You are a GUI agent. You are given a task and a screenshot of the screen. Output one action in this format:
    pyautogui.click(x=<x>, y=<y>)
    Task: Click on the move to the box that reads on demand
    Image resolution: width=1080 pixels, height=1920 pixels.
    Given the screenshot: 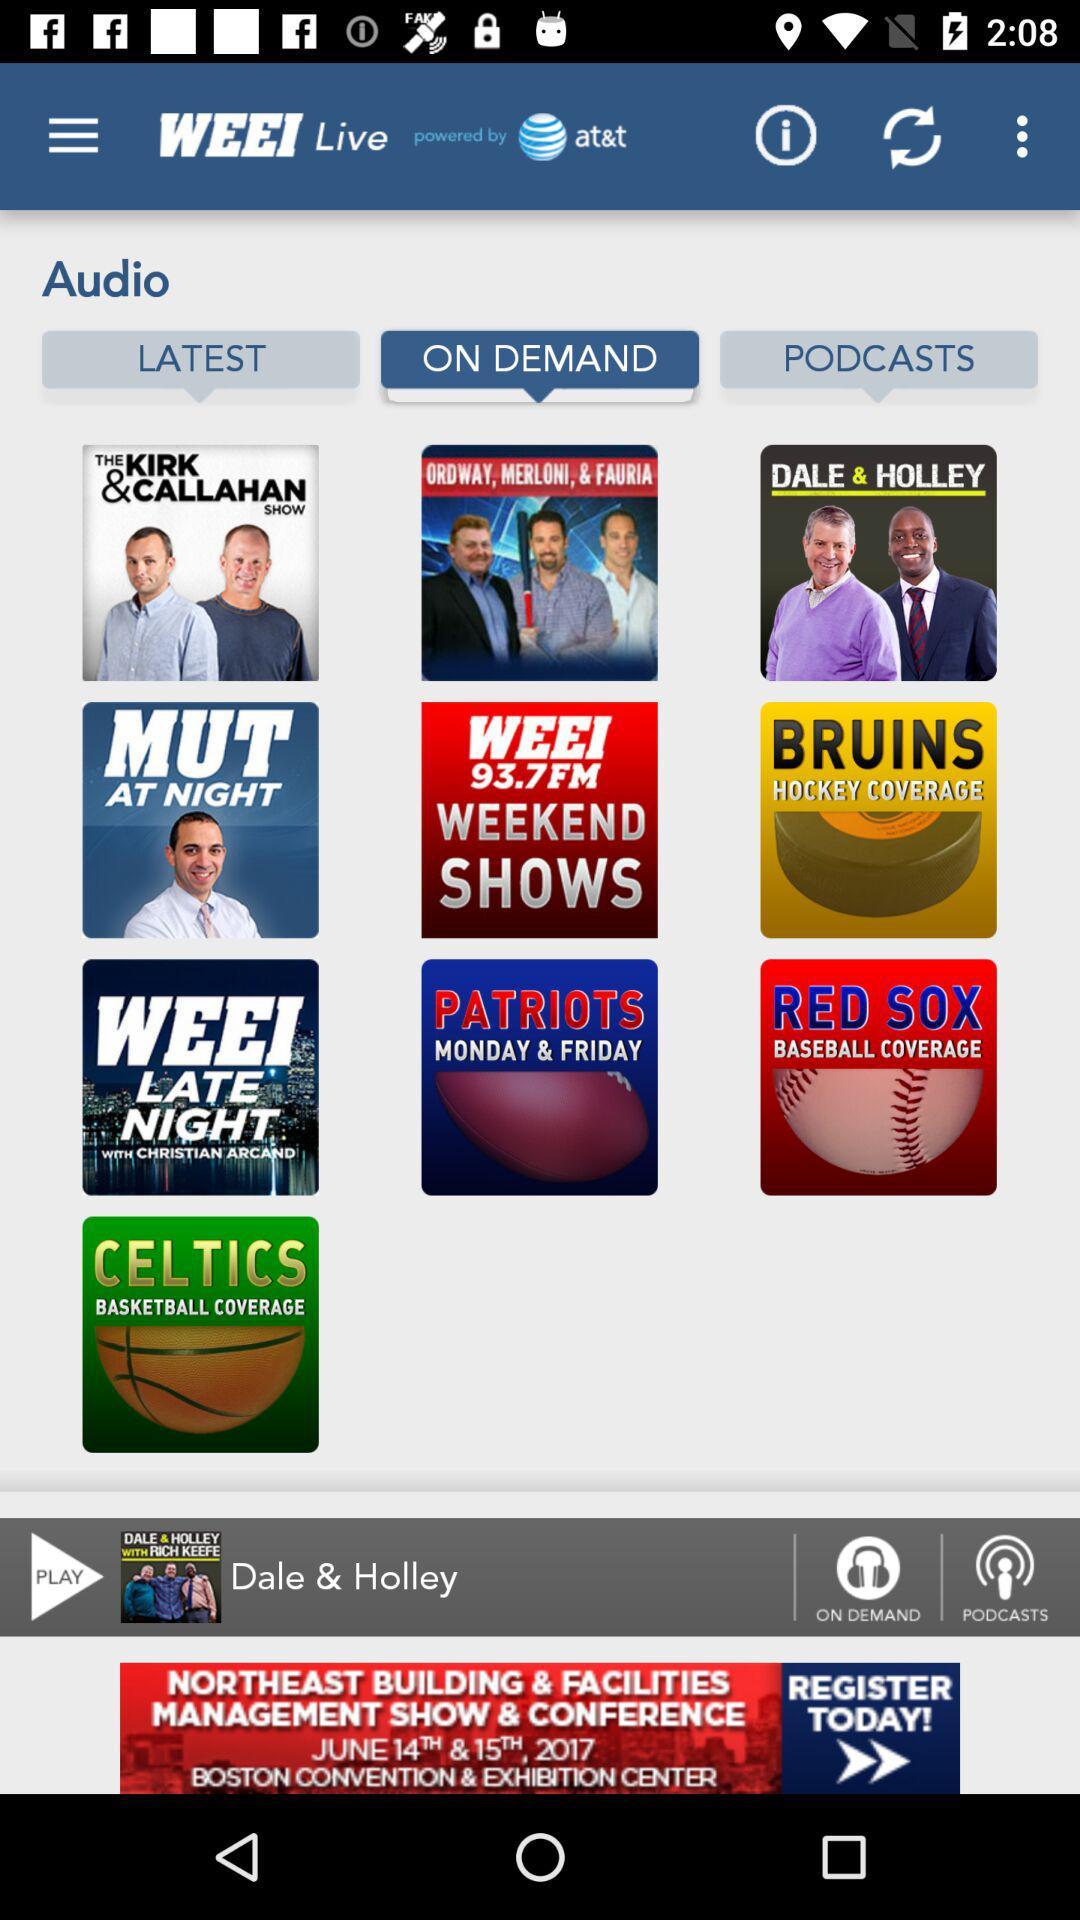 What is the action you would take?
    pyautogui.click(x=540, y=366)
    